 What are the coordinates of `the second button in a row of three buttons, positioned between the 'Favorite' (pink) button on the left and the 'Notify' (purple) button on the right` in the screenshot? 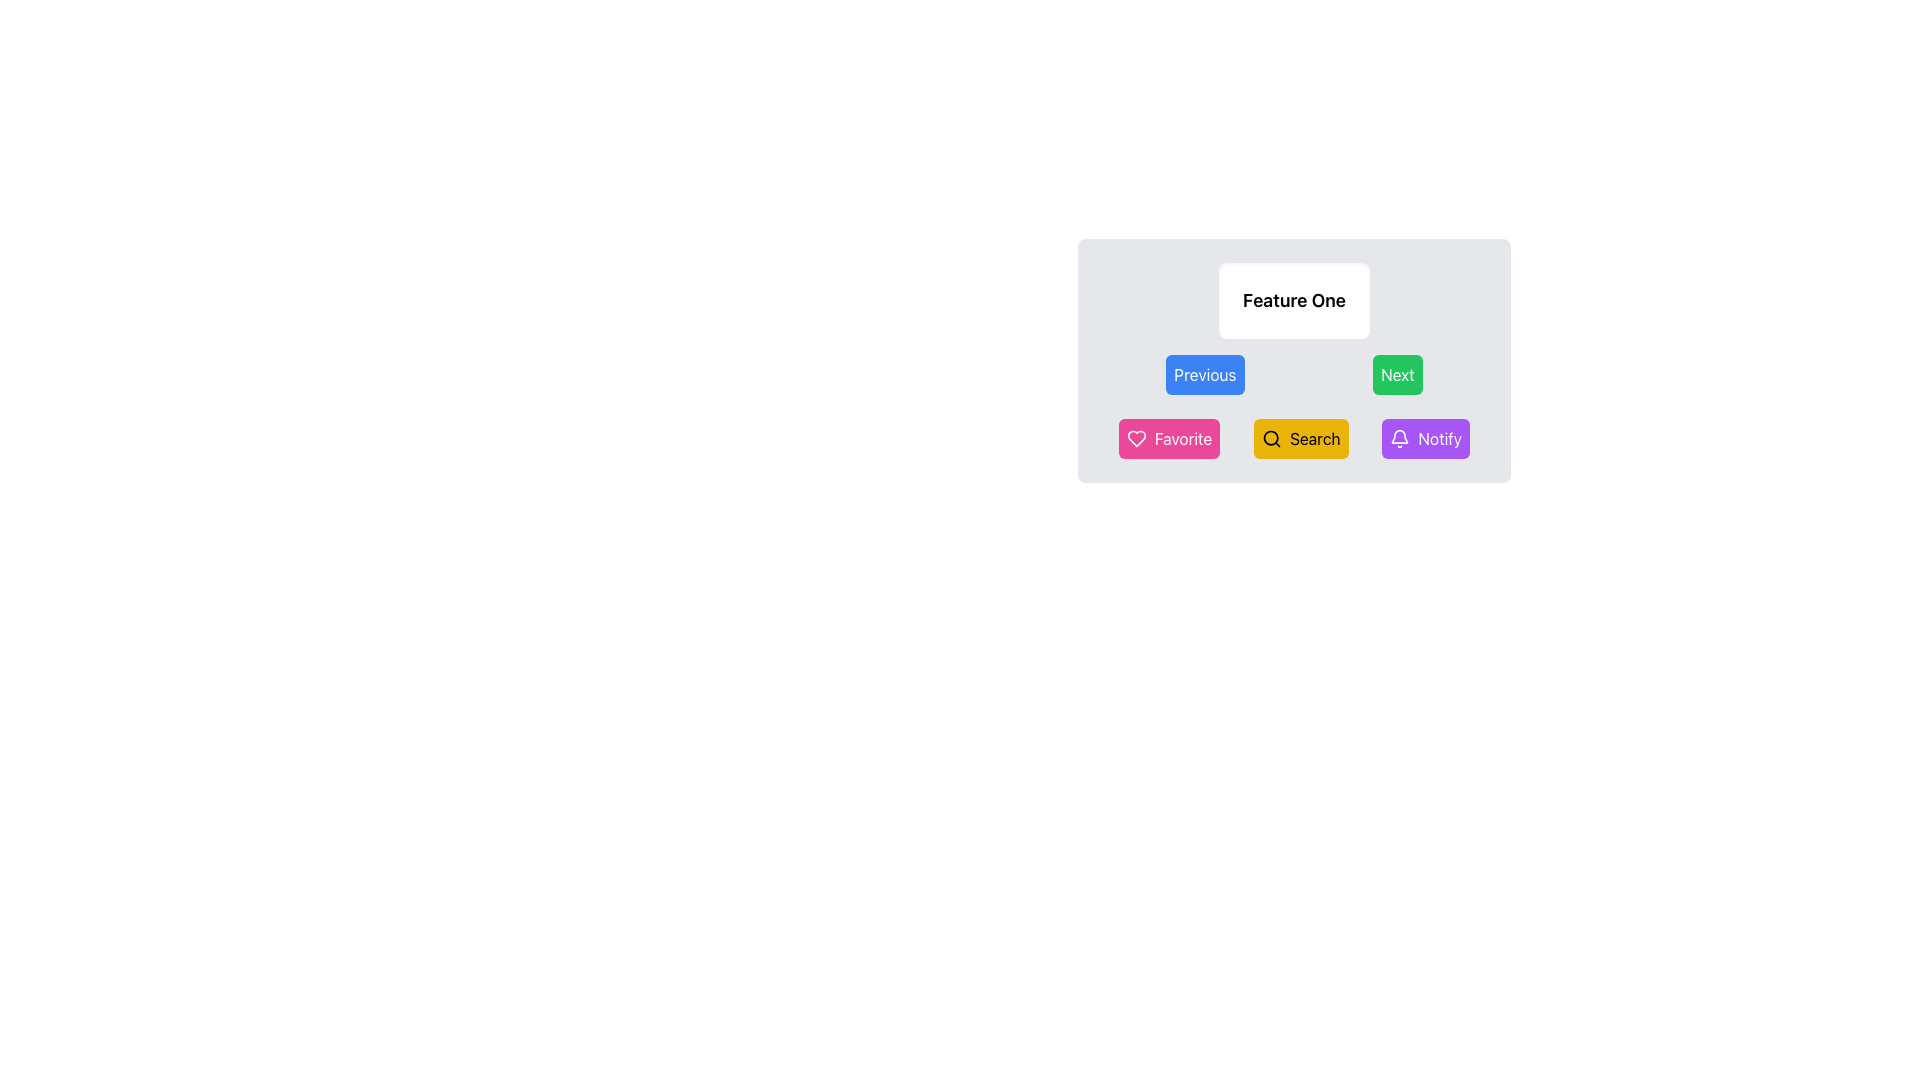 It's located at (1301, 438).